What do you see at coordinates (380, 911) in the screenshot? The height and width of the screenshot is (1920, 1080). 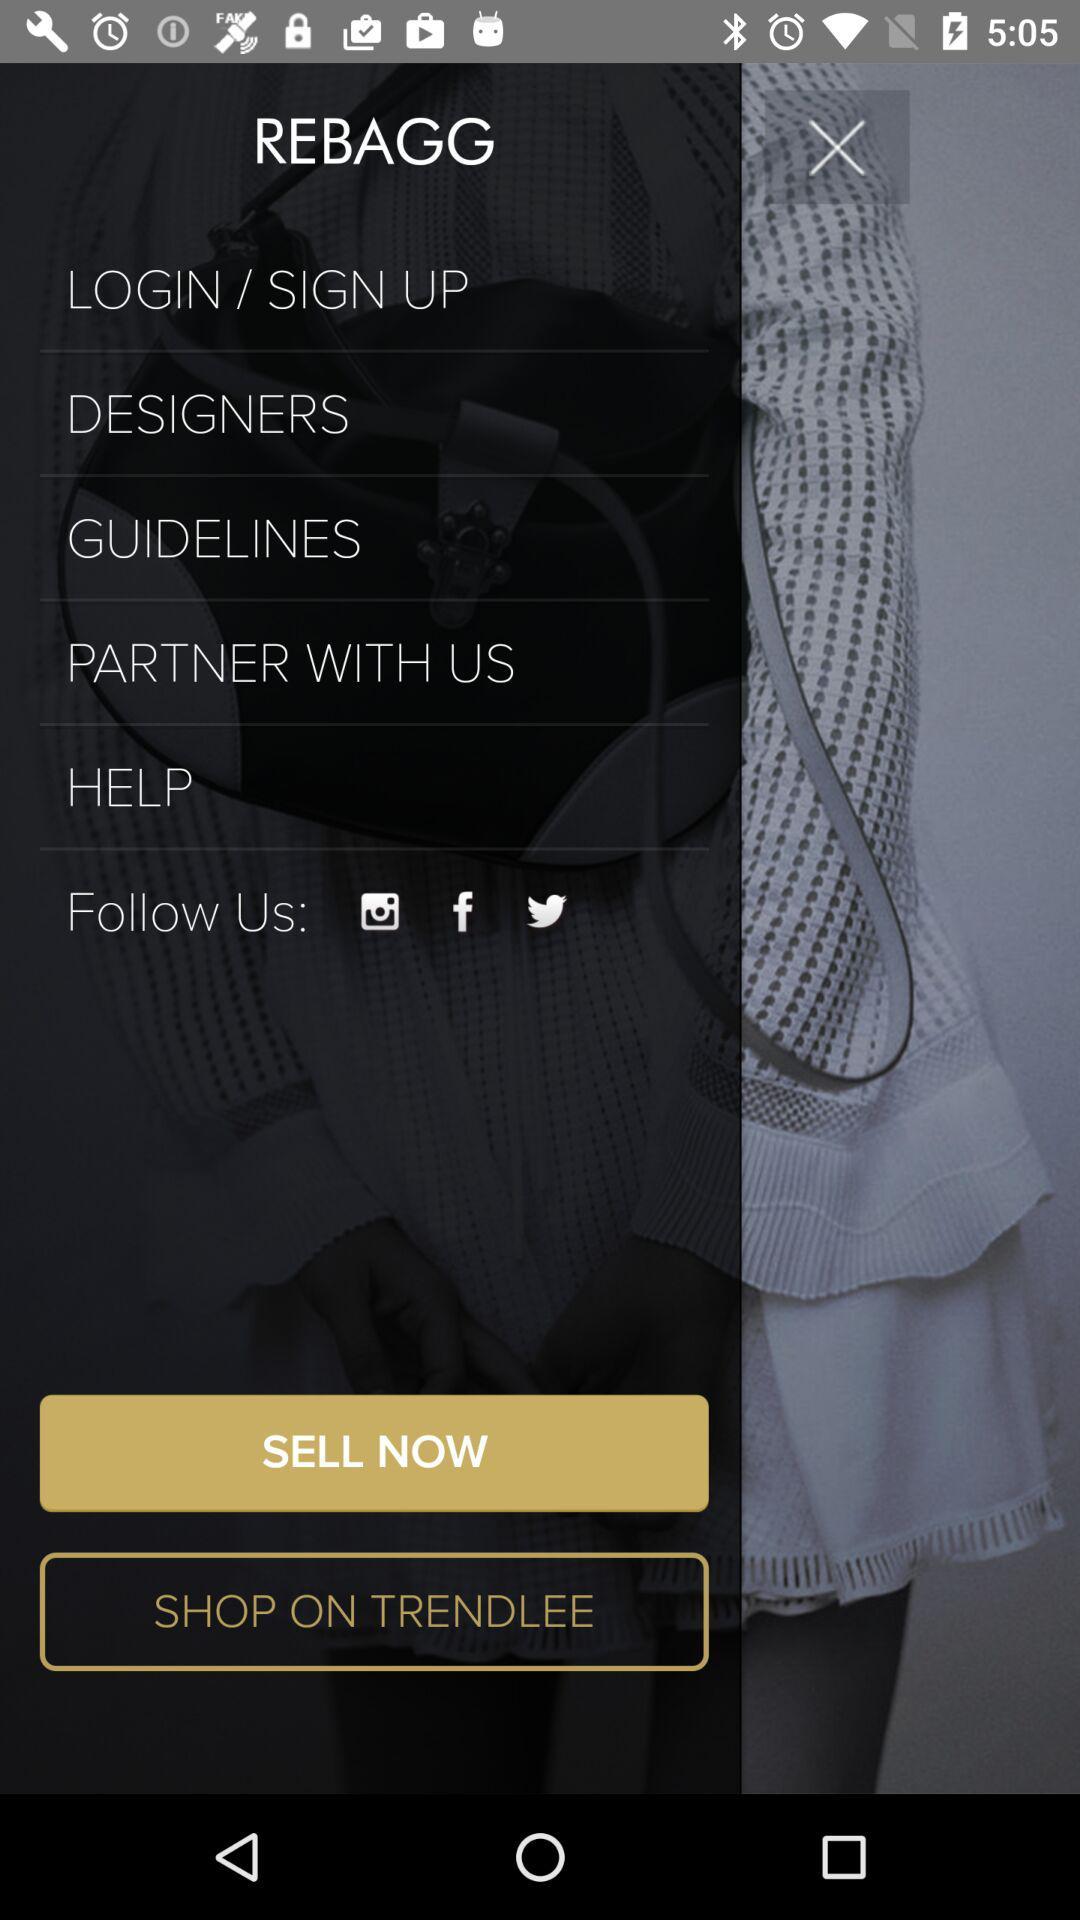 I see `the item next to follow us:` at bounding box center [380, 911].